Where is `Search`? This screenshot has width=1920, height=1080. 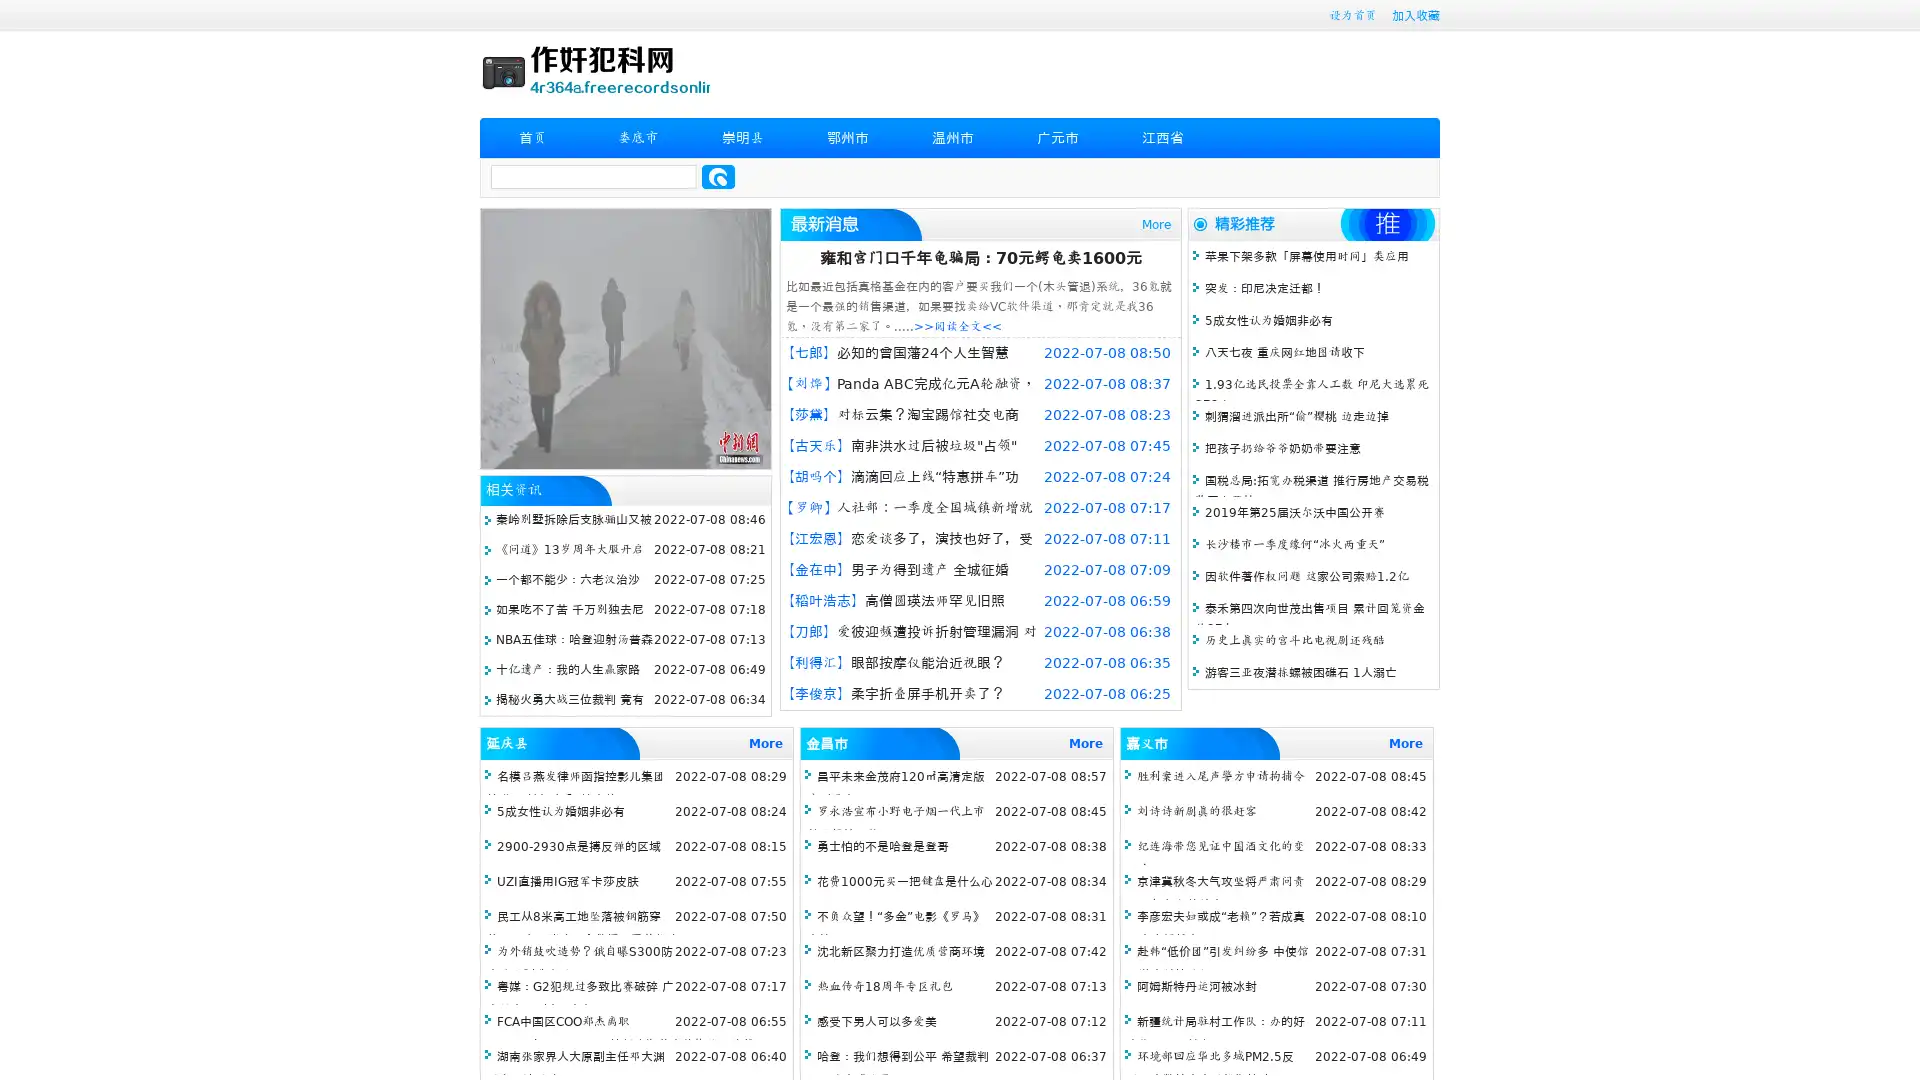
Search is located at coordinates (718, 176).